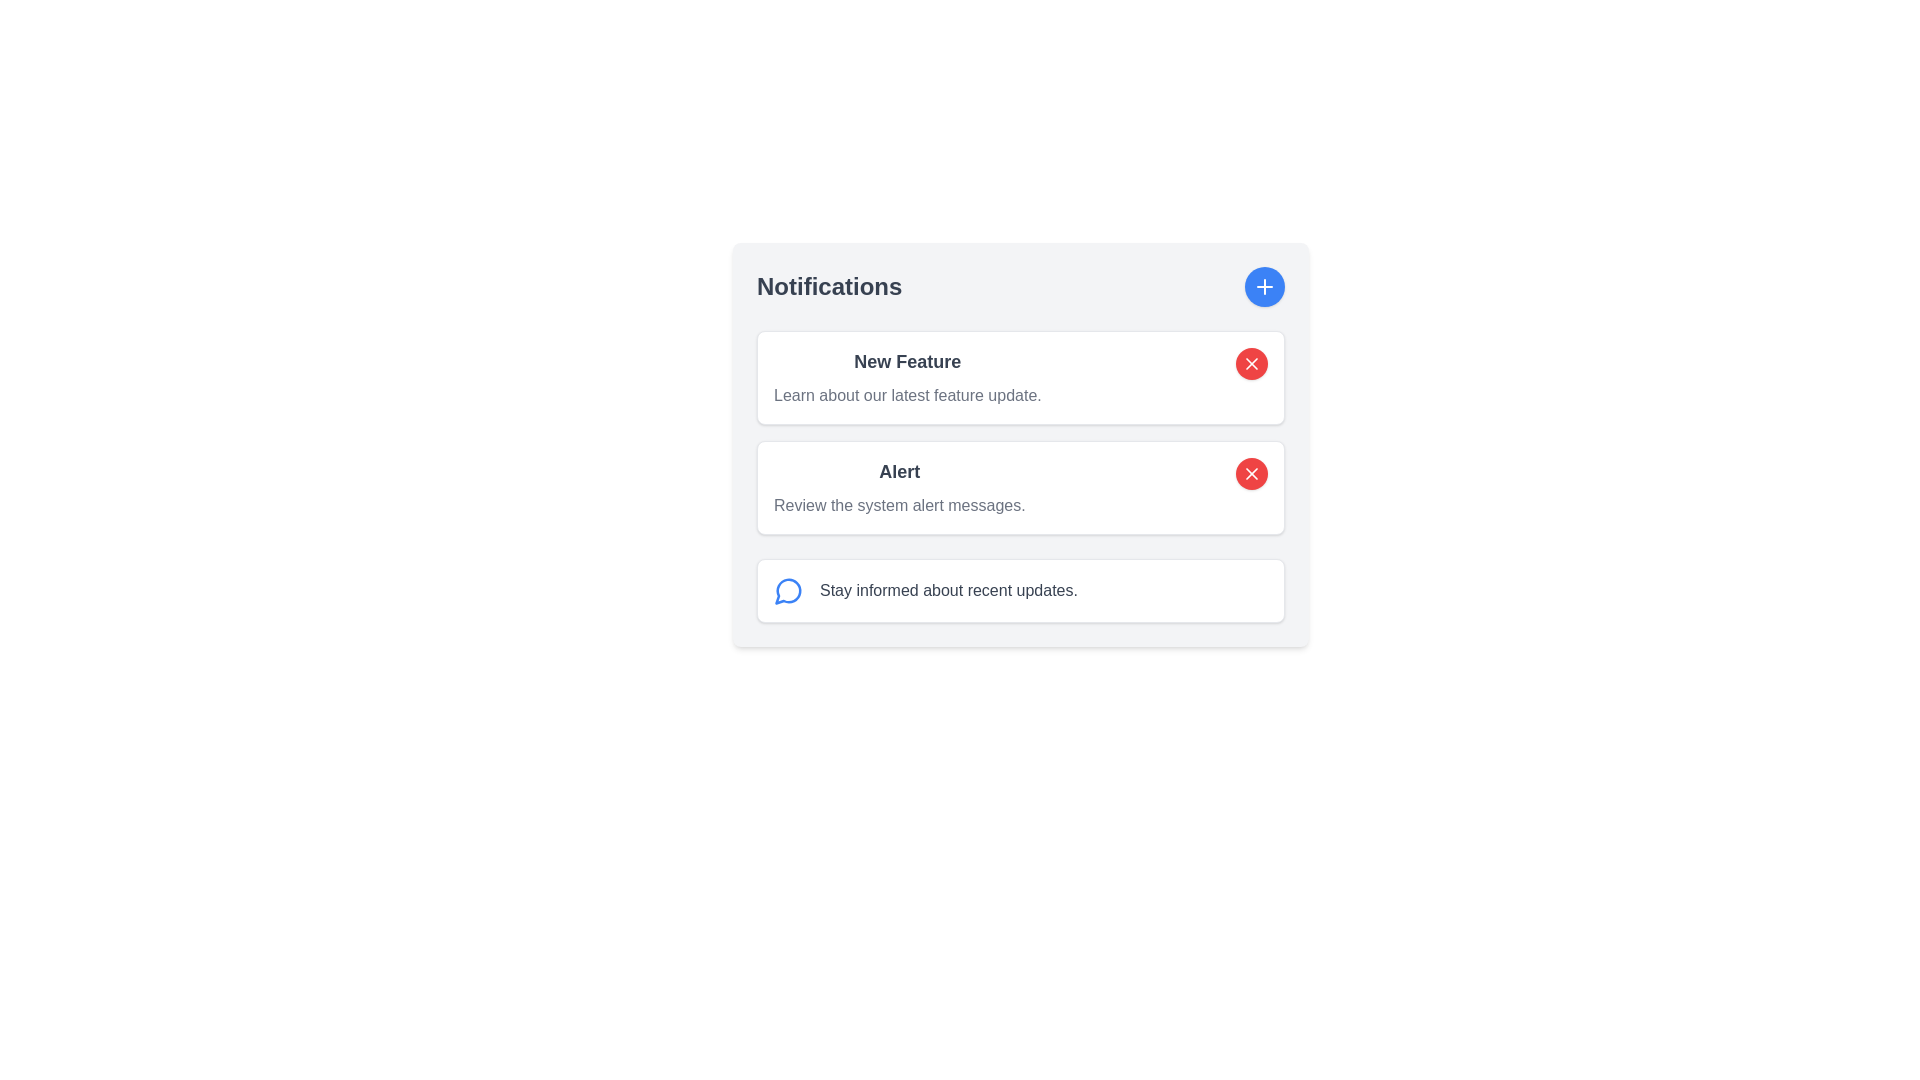  I want to click on the Informational card, which is the third card in the Notifications section, featuring a blue chat bubble icon and the text 'Stay informed about recent updates.', so click(1021, 589).